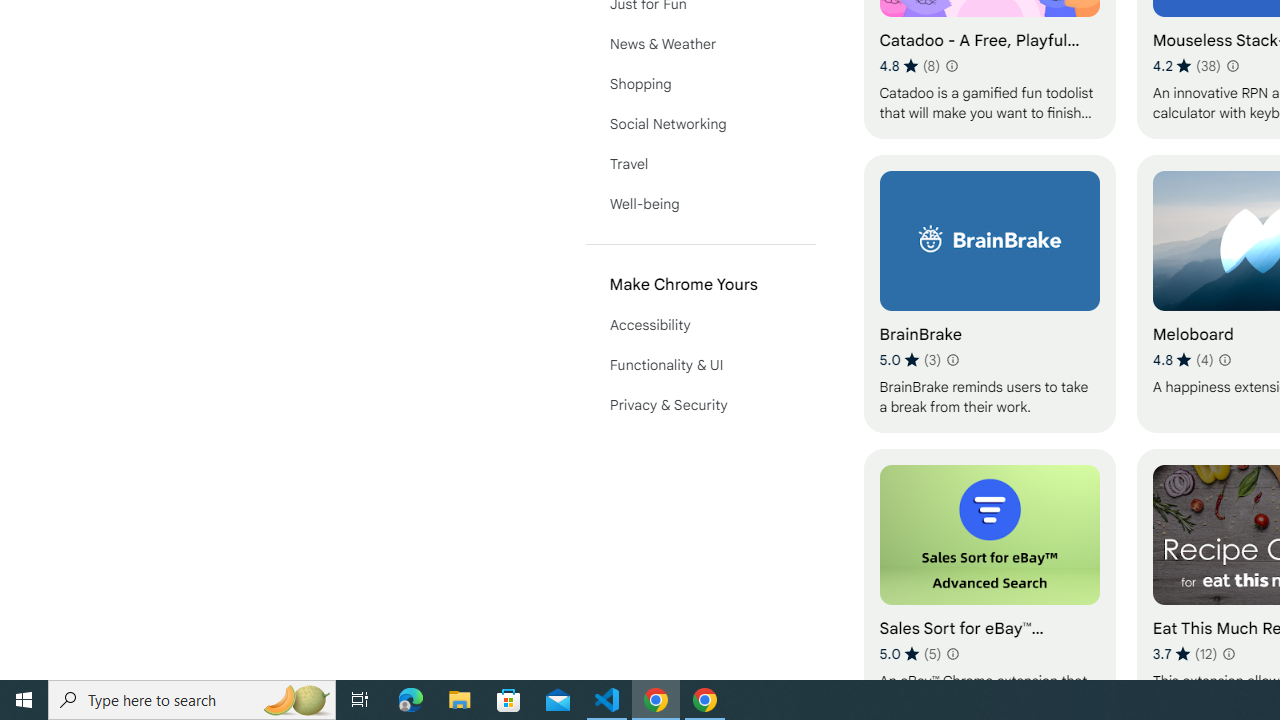  What do you see at coordinates (700, 43) in the screenshot?
I see `'News & Weather'` at bounding box center [700, 43].